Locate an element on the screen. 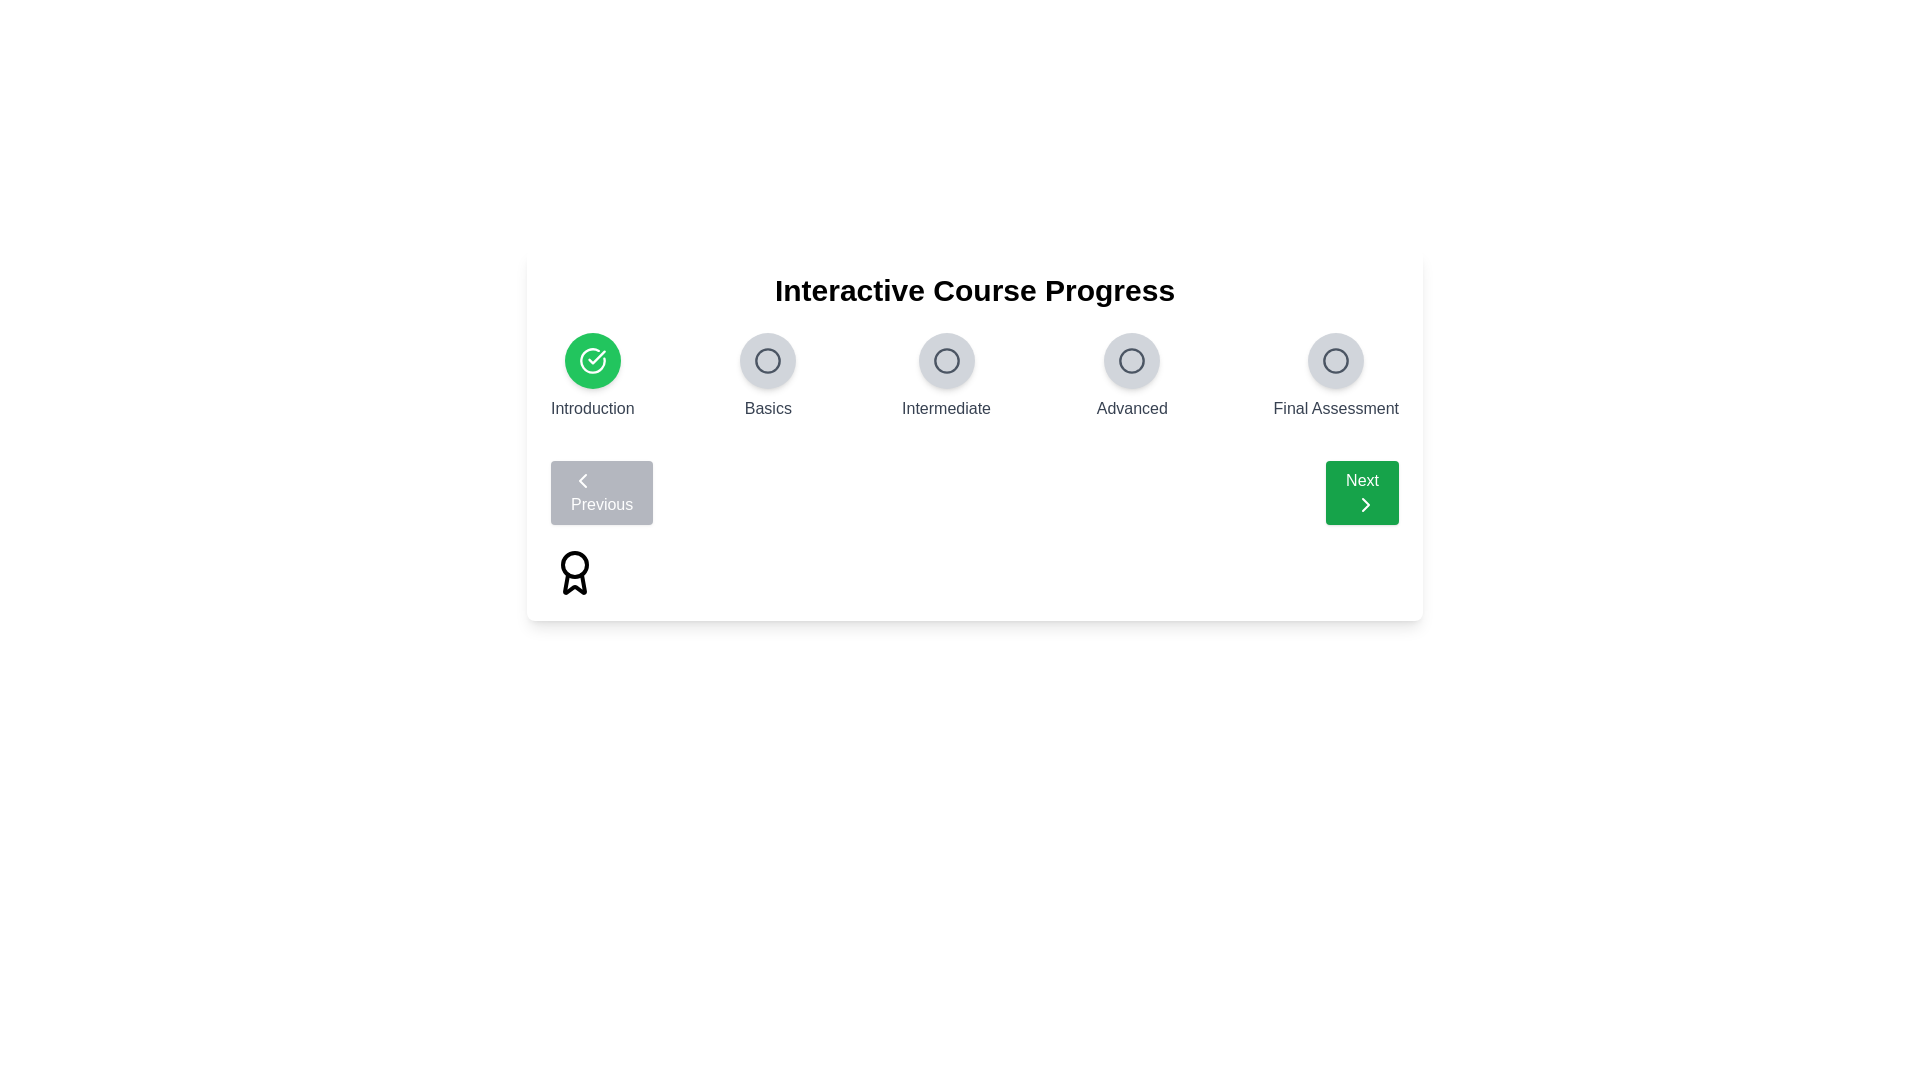  the context of the 'Basics' step in the interactive course progression bar, which serves as a progress indicator button located between the 'Introduction' and 'Intermediate' steps is located at coordinates (767, 361).